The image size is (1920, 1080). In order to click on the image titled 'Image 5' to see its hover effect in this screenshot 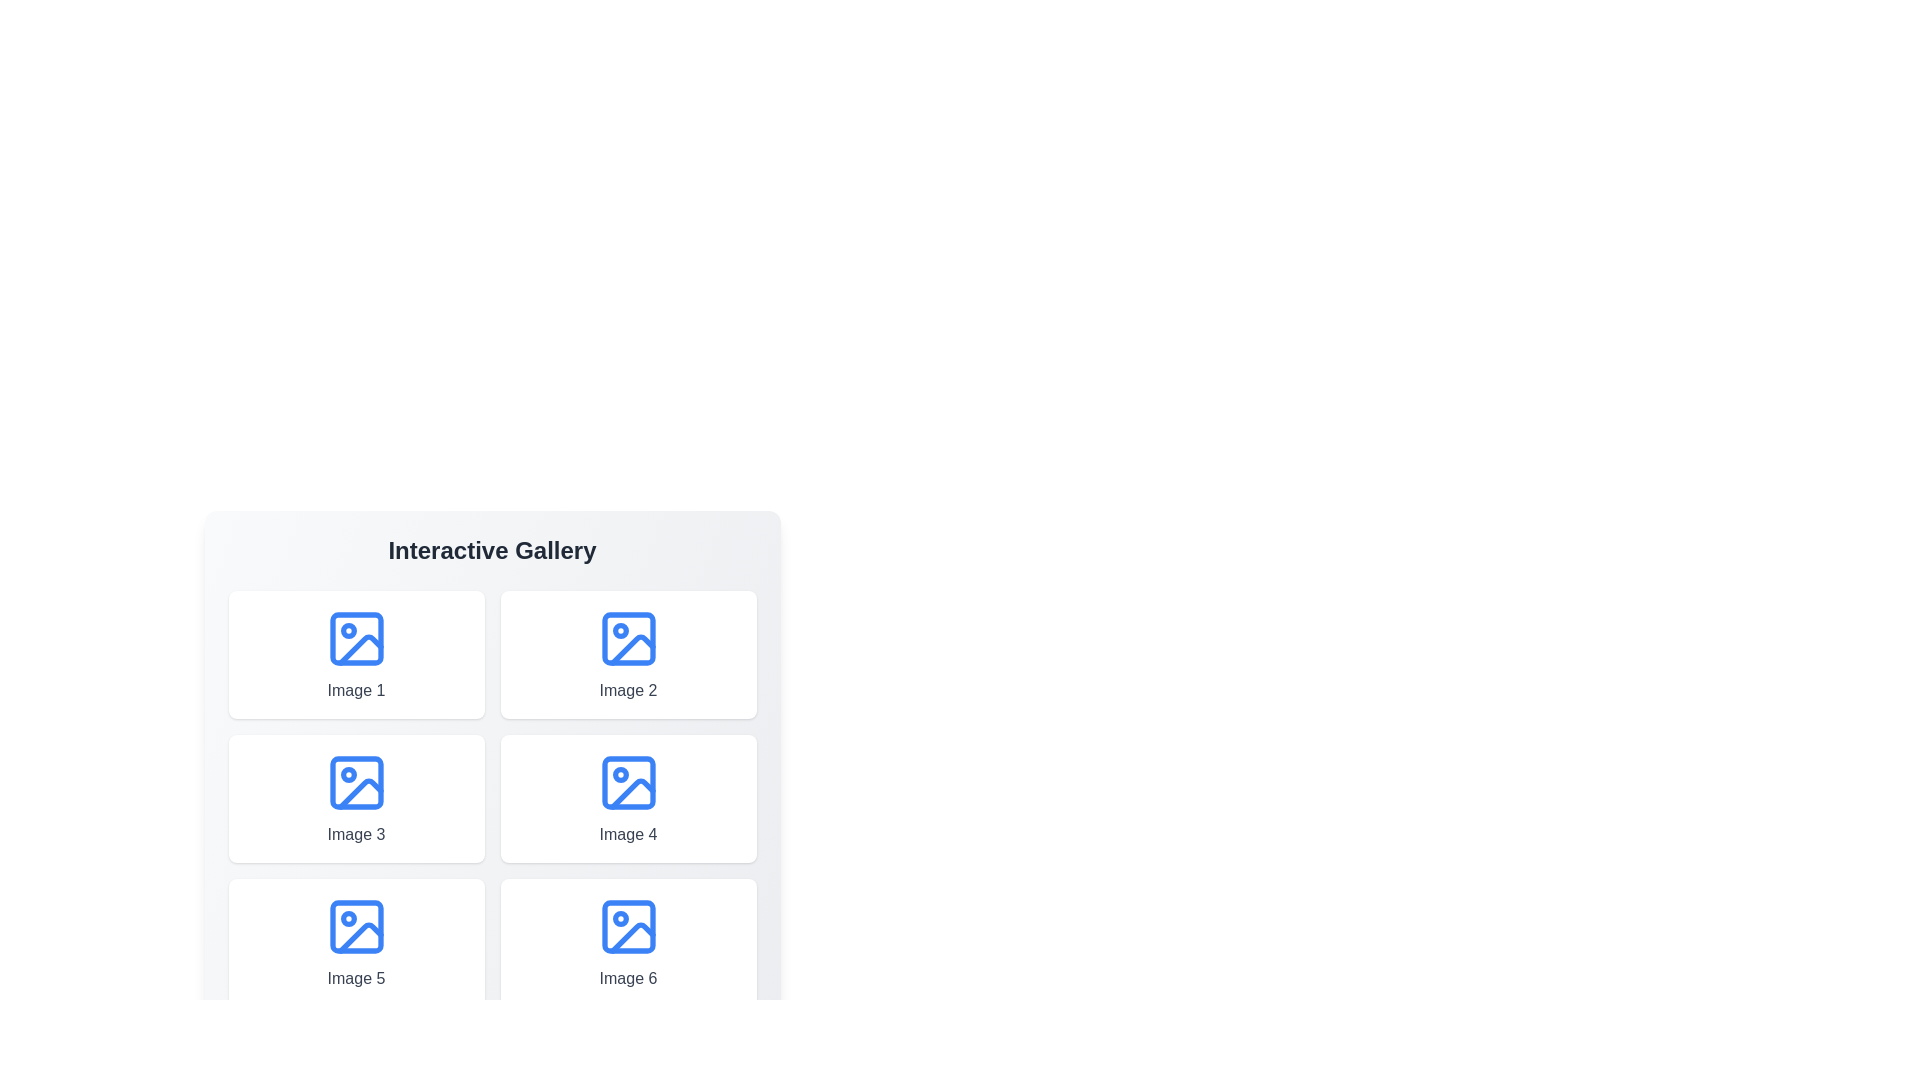, I will do `click(356, 942)`.